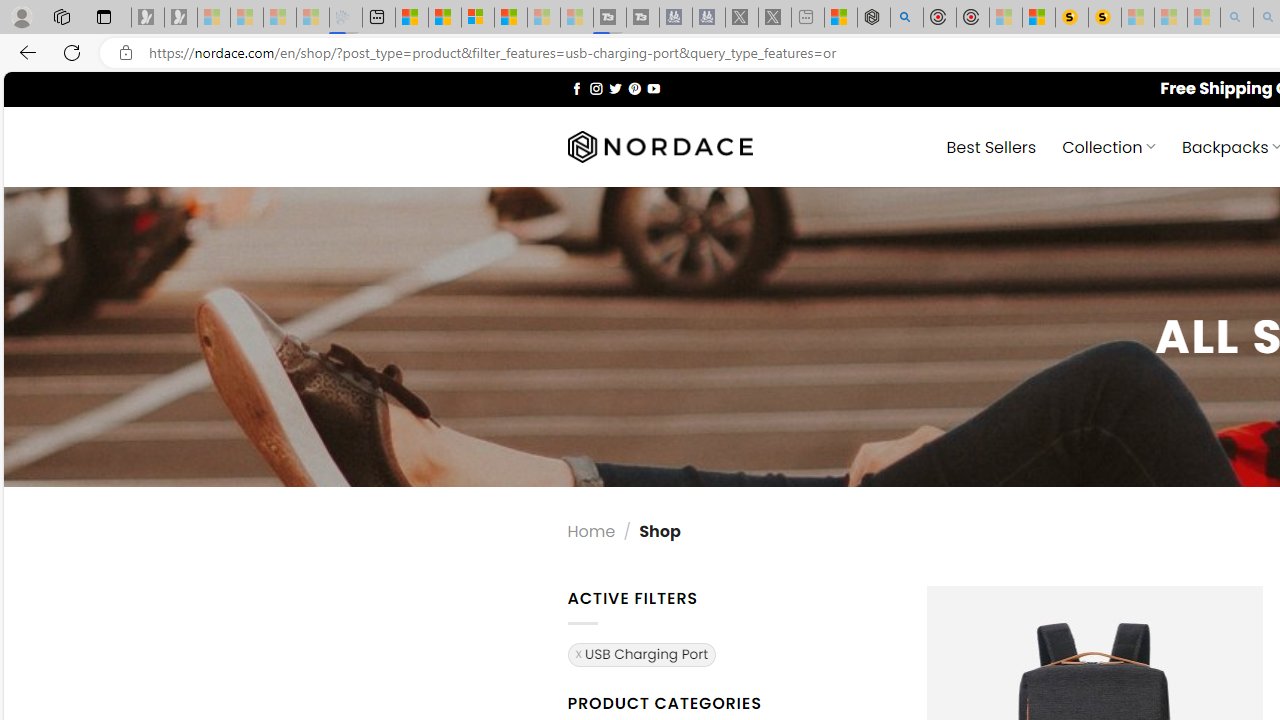 This screenshot has width=1280, height=720. Describe the element at coordinates (24, 51) in the screenshot. I see `'Back'` at that location.